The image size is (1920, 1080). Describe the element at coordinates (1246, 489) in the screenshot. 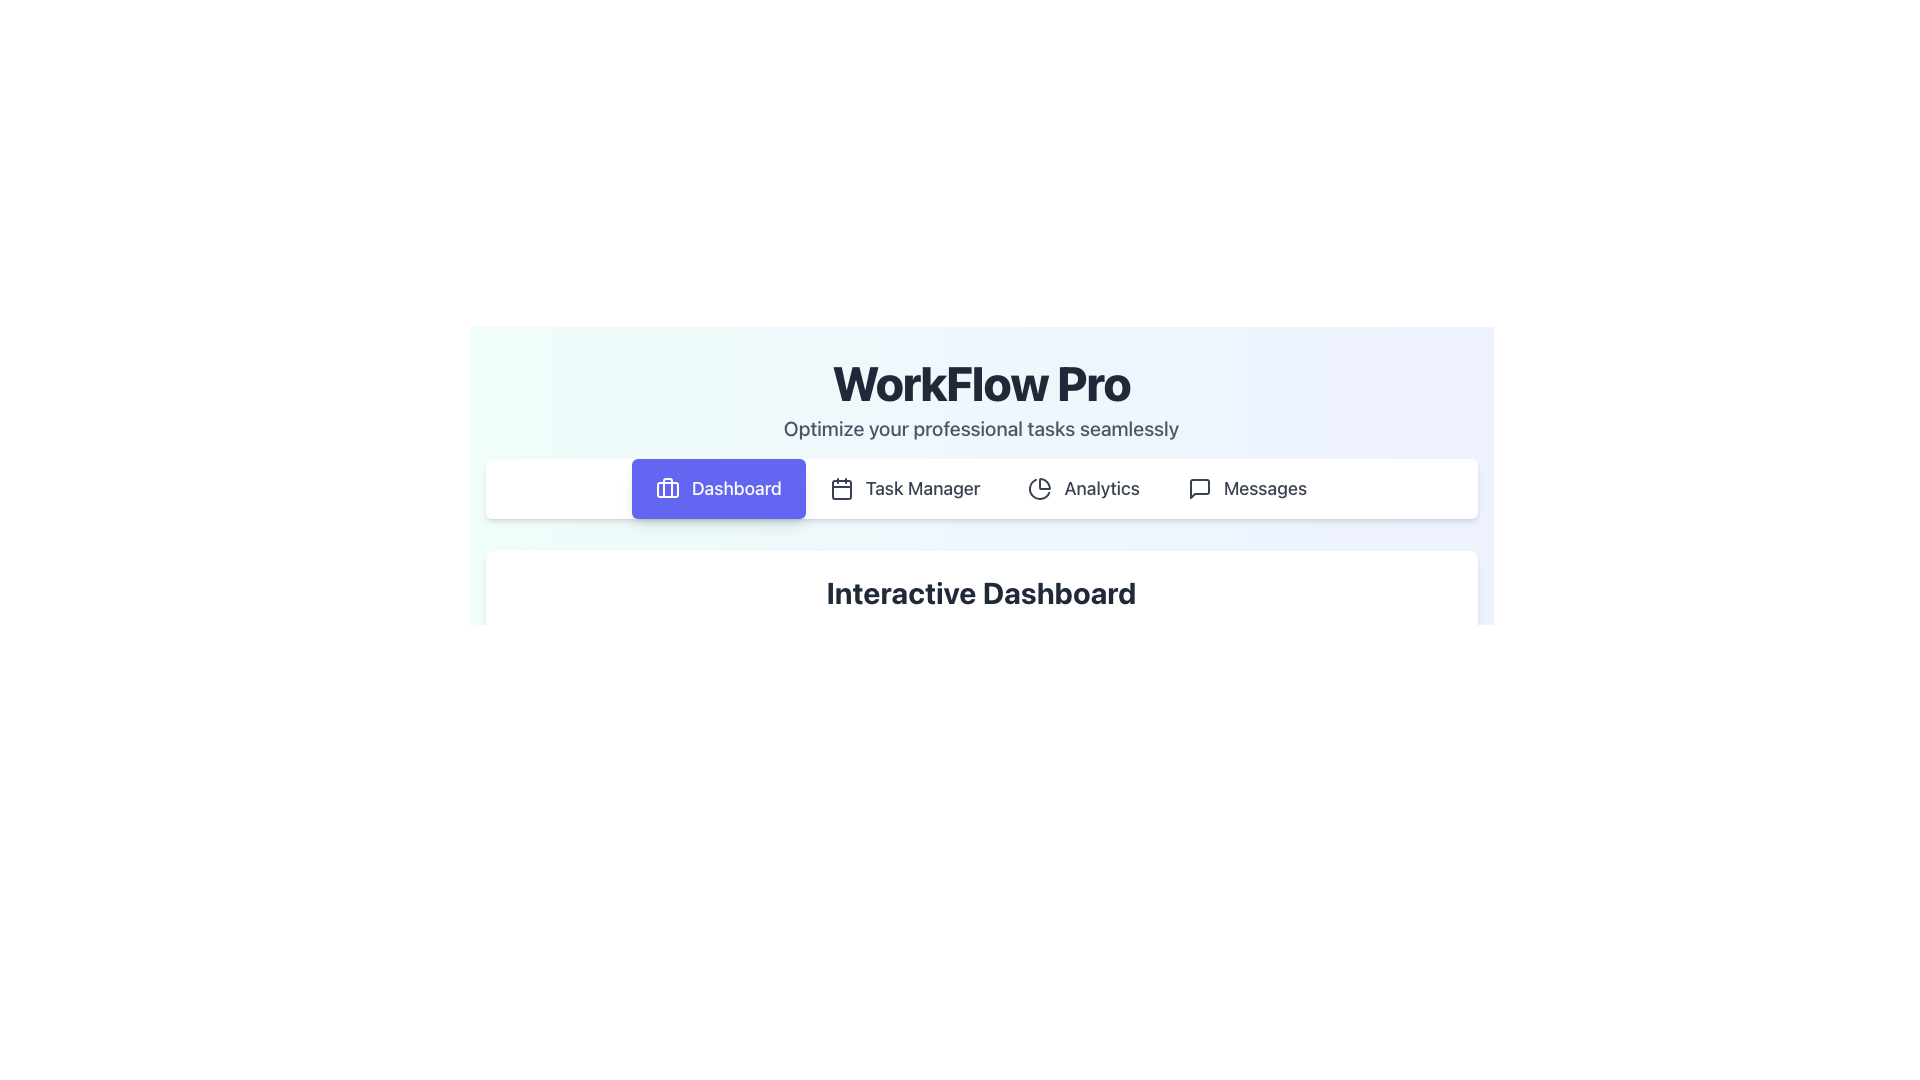

I see `the 'Messages' button, which is a rectangular button located at the far-right end of the navigation bar and features a chat bubble icon alongside the label 'Messages'` at that location.